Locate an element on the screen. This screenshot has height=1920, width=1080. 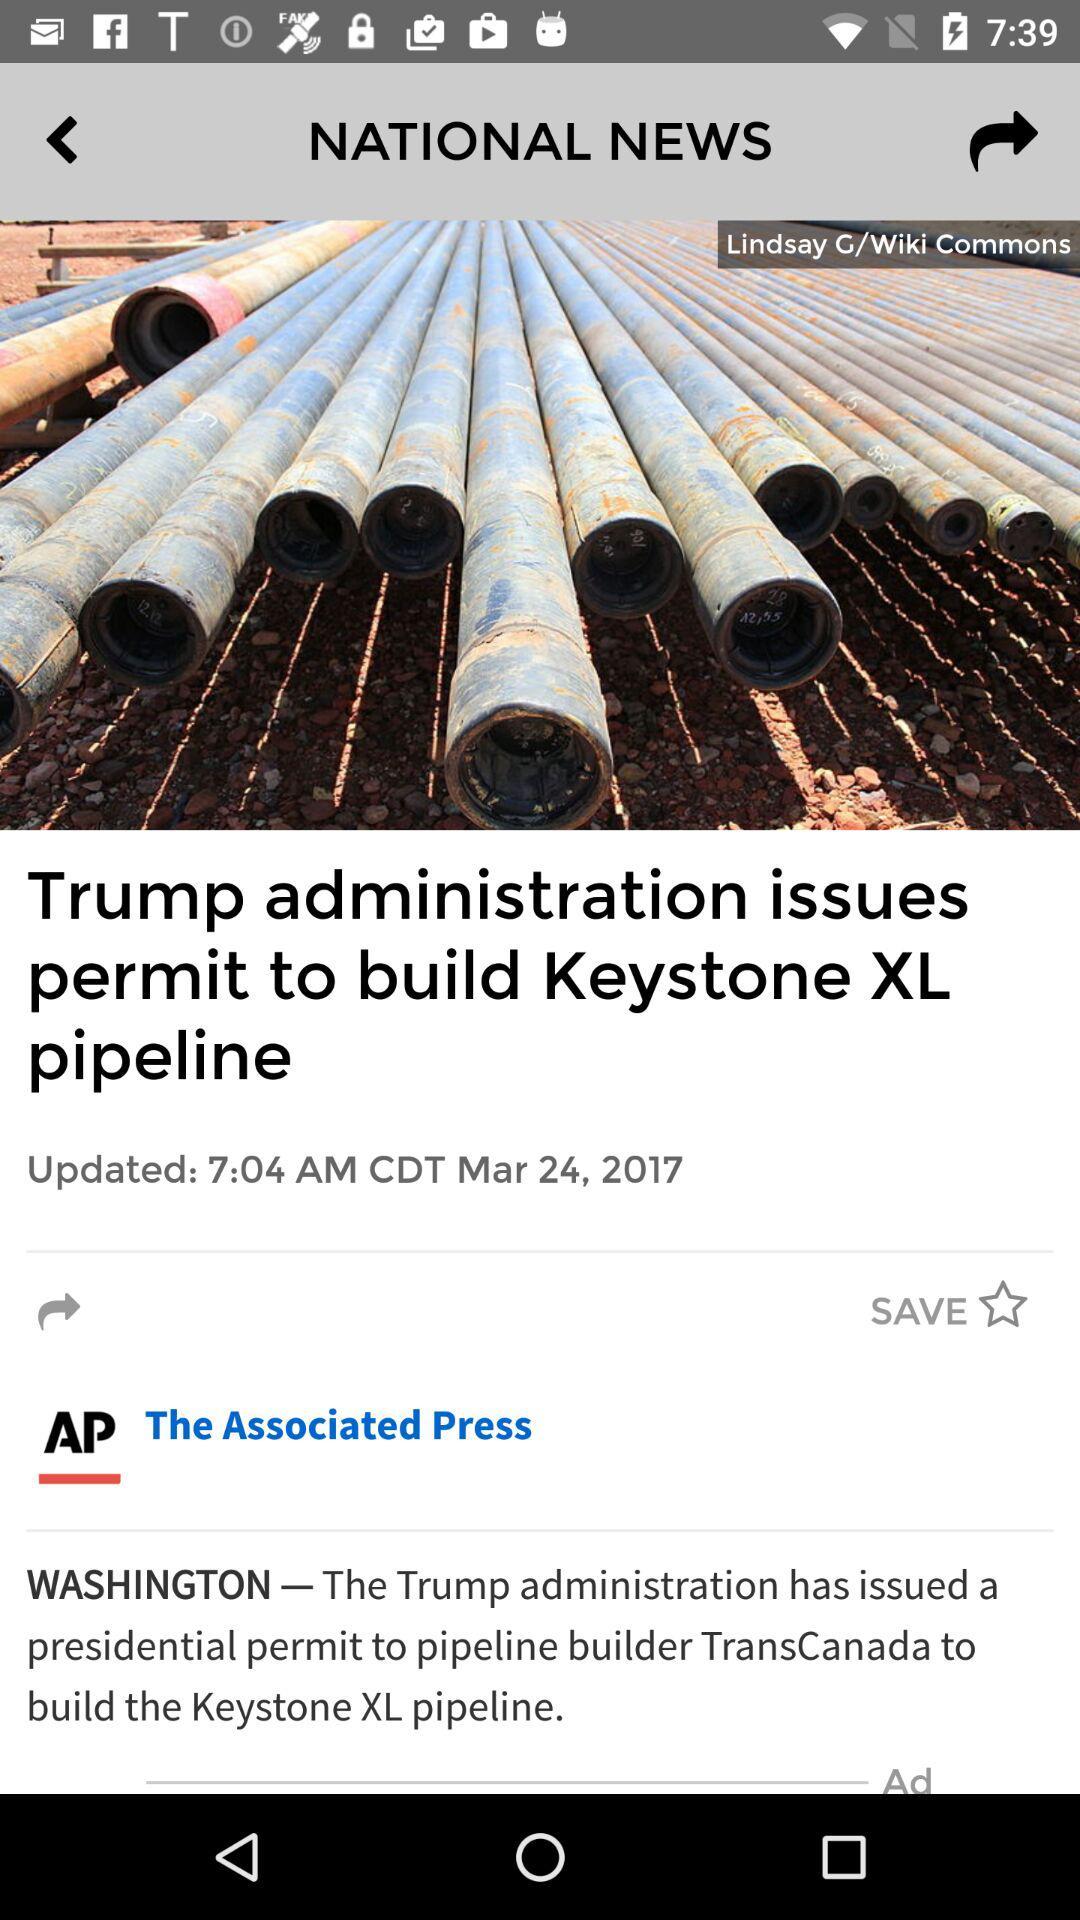
the item at the top left corner is located at coordinates (107, 140).